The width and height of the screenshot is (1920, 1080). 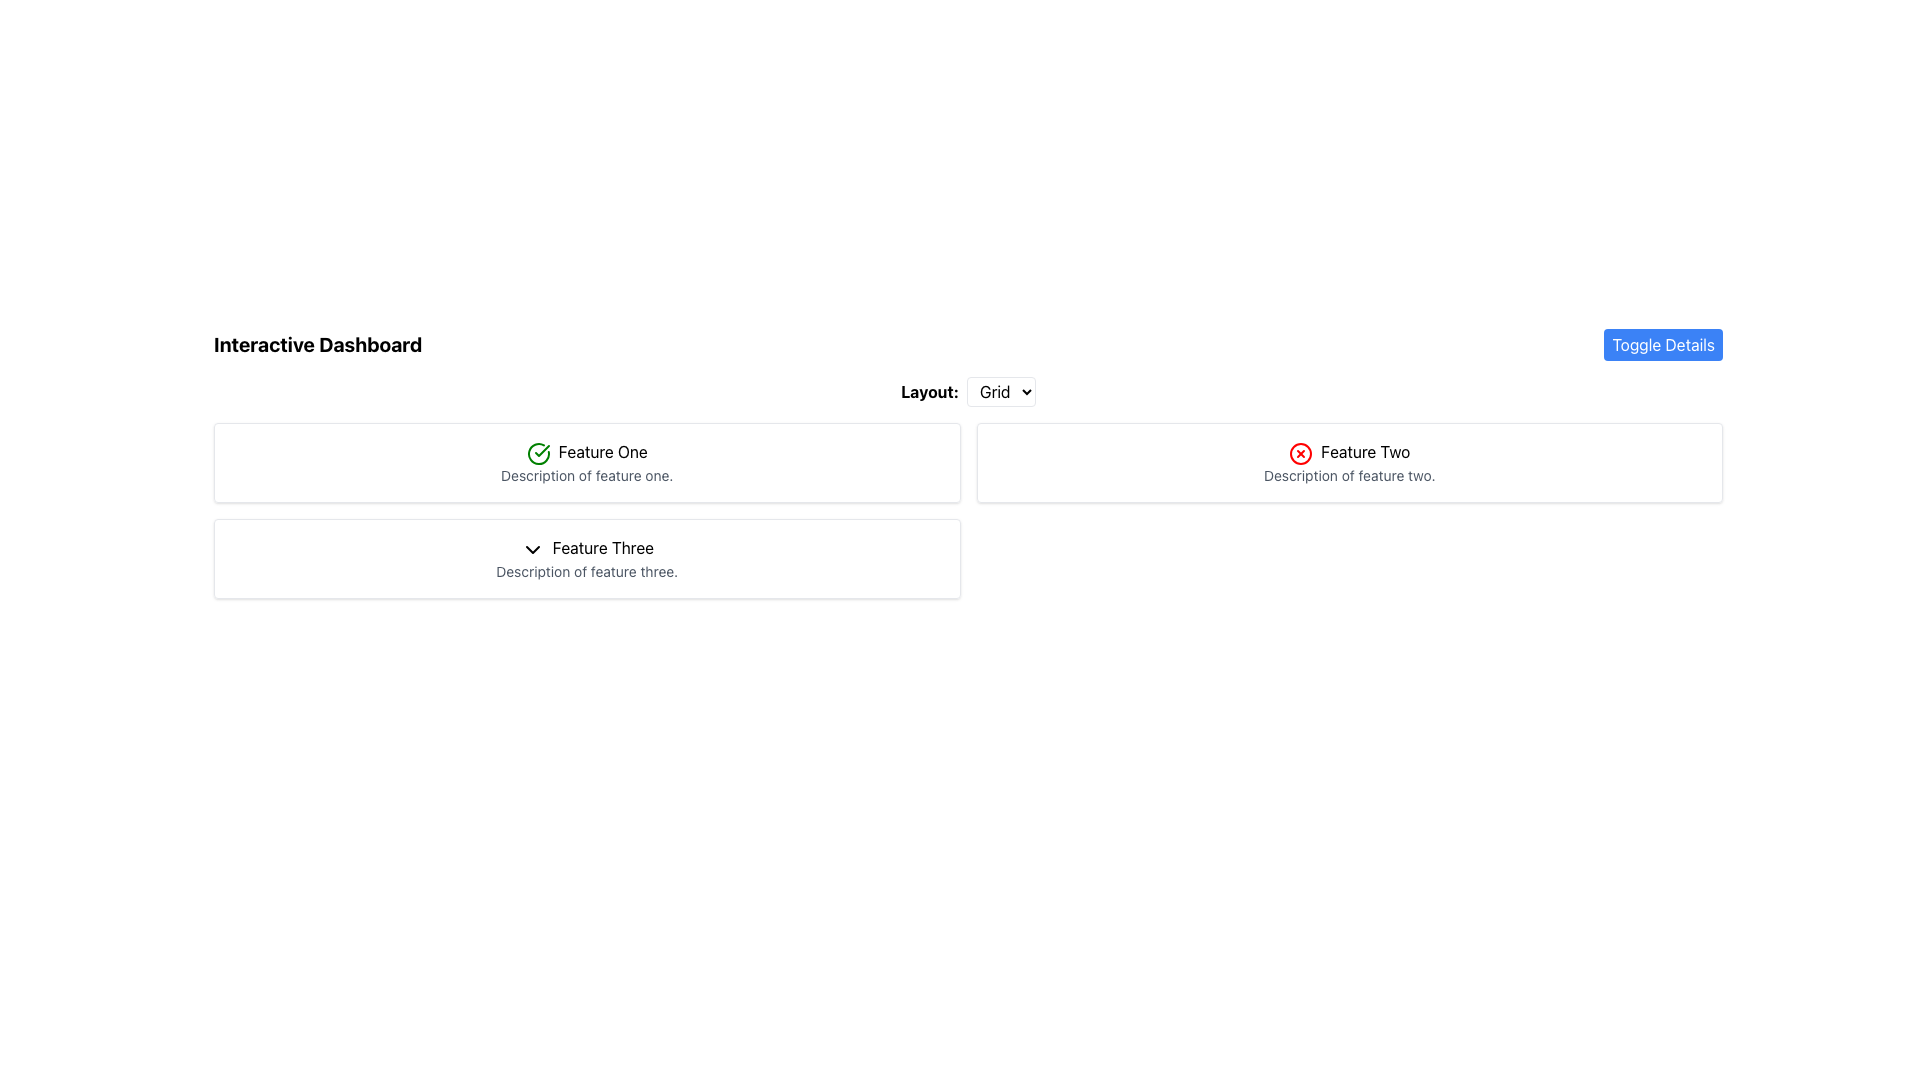 What do you see at coordinates (532, 549) in the screenshot?
I see `the interactive toggle icon located in the 'Feature Three' block, next to the heading 'Feature Three'` at bounding box center [532, 549].